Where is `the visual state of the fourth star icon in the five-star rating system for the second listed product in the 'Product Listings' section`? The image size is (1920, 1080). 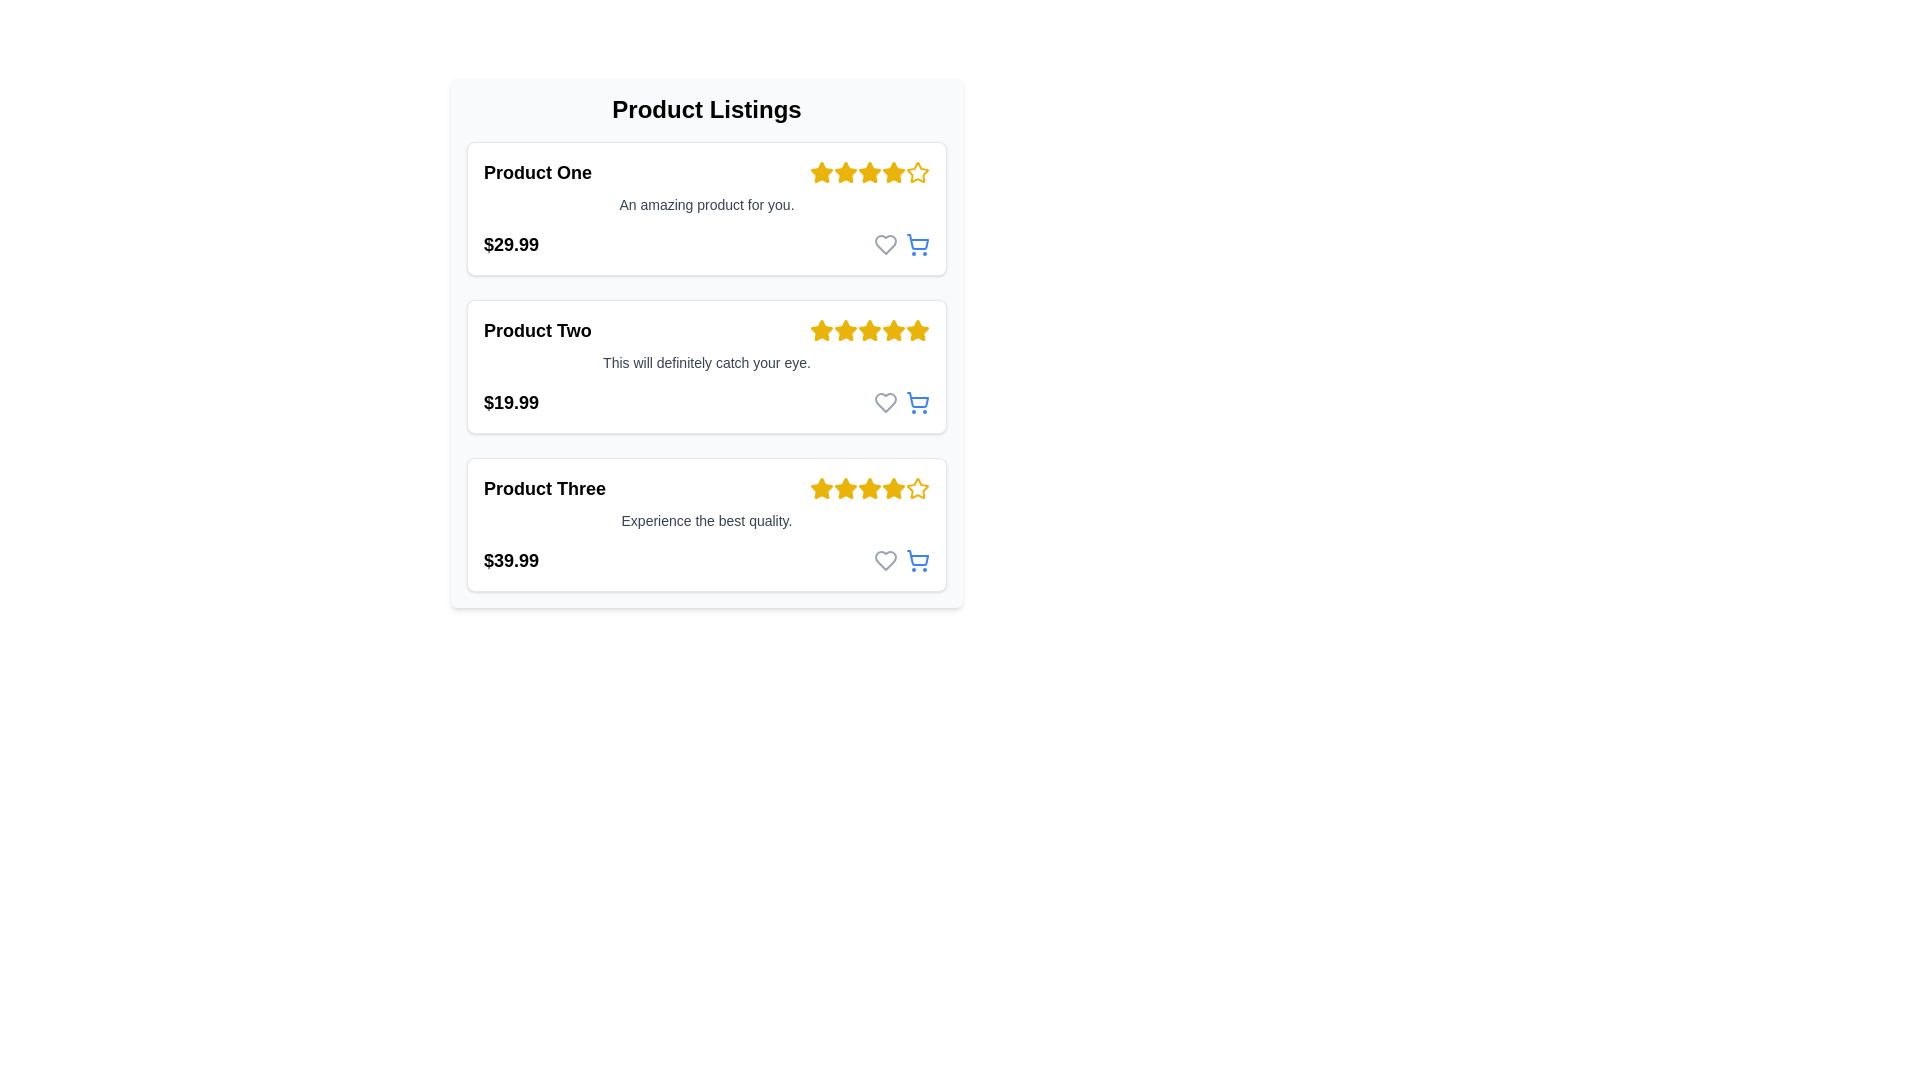 the visual state of the fourth star icon in the five-star rating system for the second listed product in the 'Product Listings' section is located at coordinates (821, 329).